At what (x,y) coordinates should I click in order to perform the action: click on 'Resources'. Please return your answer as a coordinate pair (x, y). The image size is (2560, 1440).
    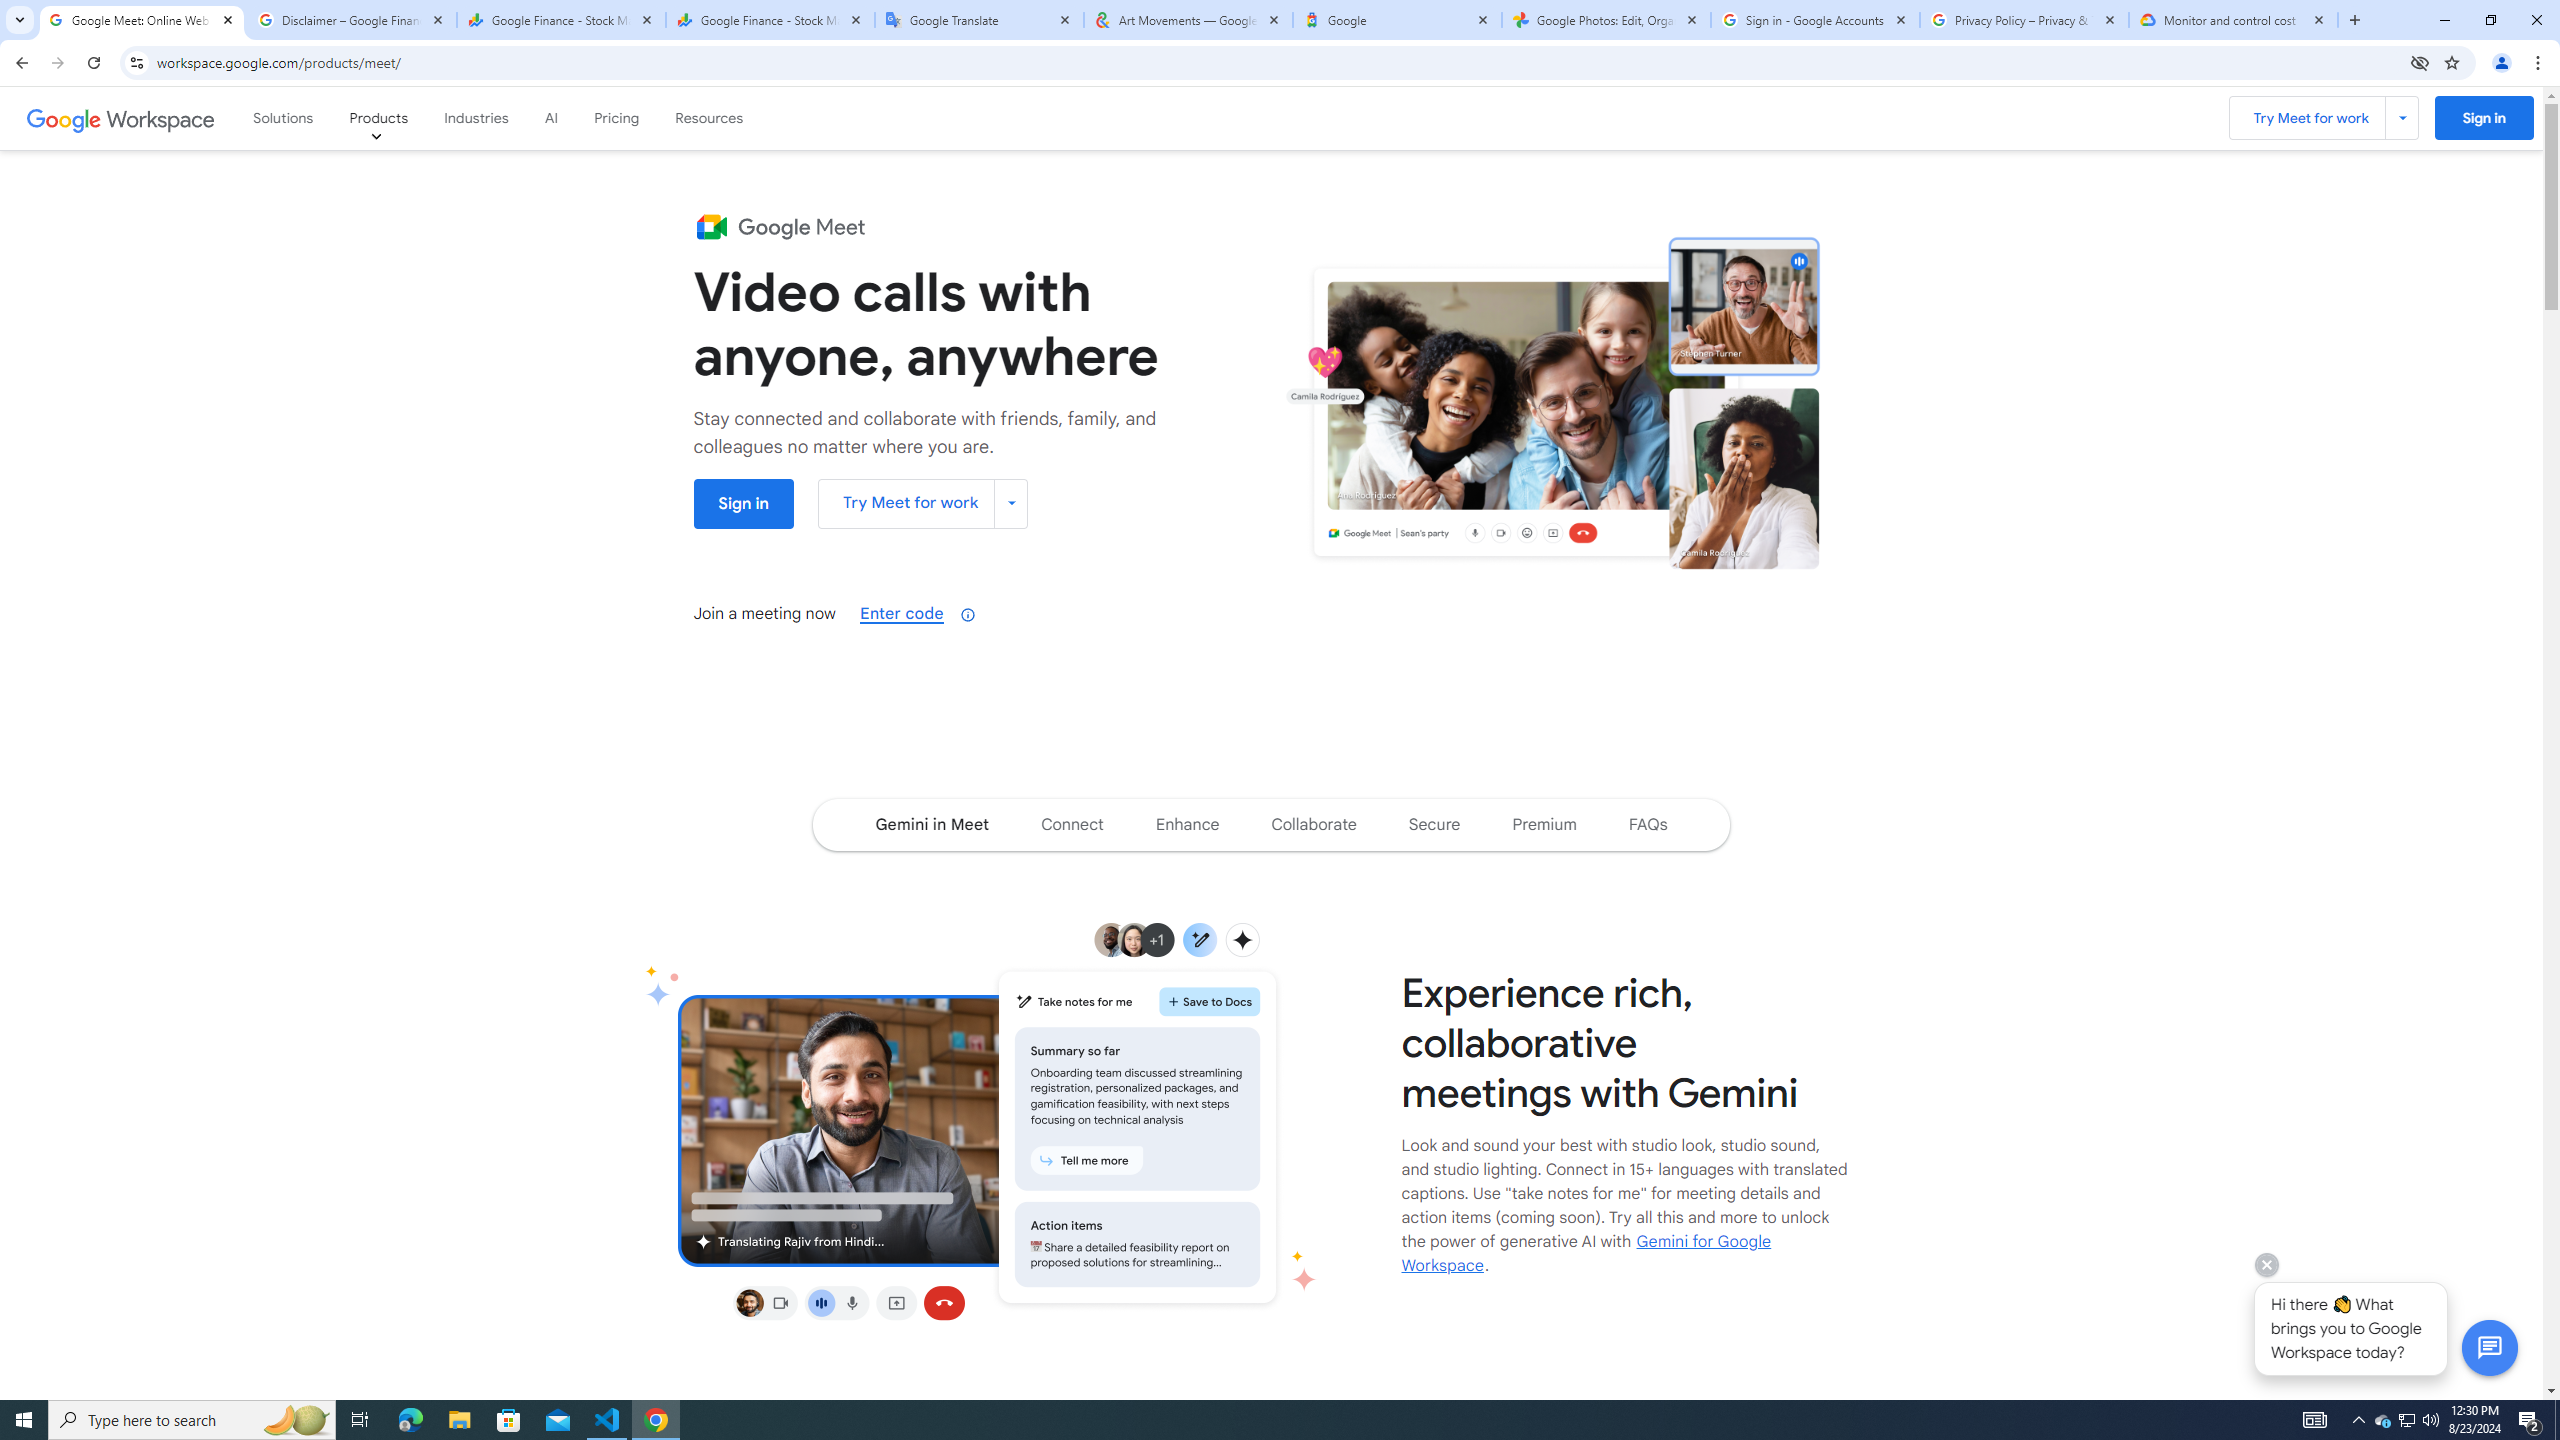
    Looking at the image, I should click on (709, 118).